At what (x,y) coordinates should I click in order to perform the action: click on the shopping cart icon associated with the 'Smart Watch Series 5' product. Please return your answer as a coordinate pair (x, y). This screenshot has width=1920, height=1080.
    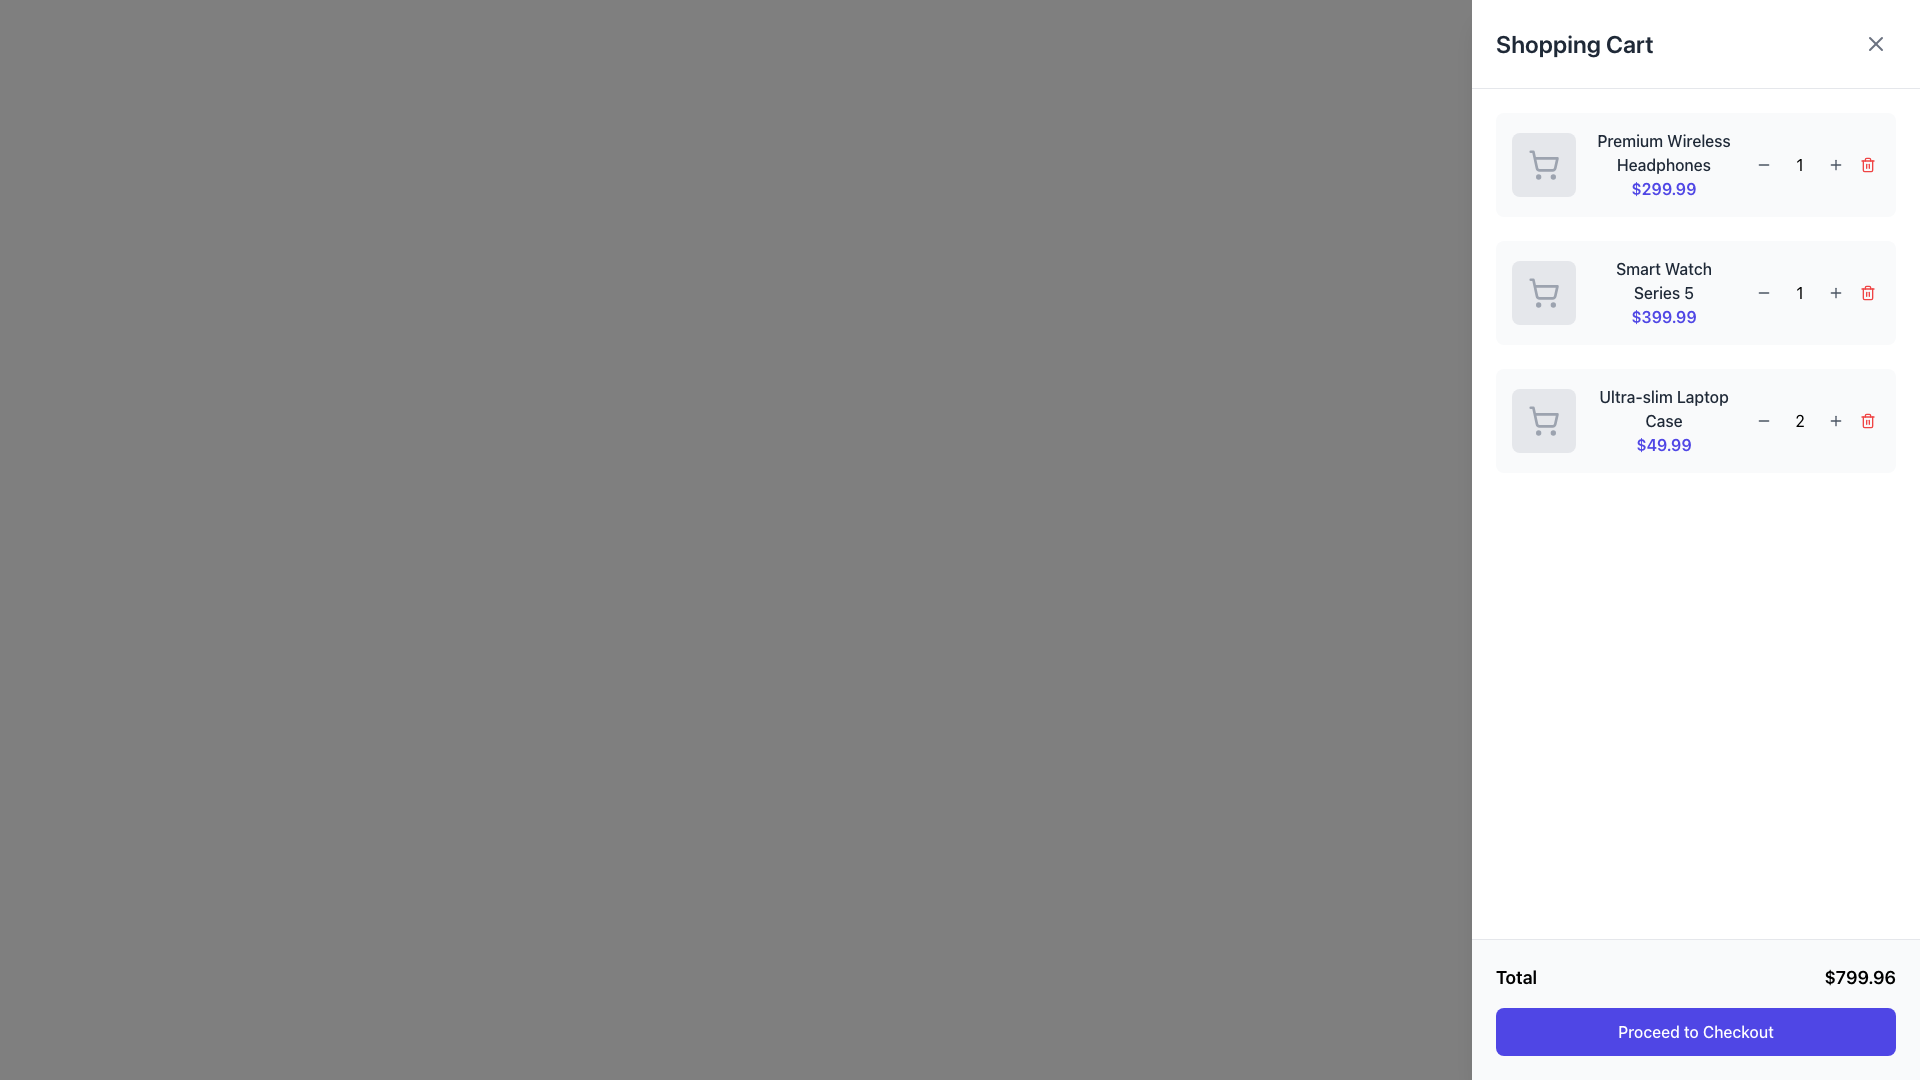
    Looking at the image, I should click on (1543, 289).